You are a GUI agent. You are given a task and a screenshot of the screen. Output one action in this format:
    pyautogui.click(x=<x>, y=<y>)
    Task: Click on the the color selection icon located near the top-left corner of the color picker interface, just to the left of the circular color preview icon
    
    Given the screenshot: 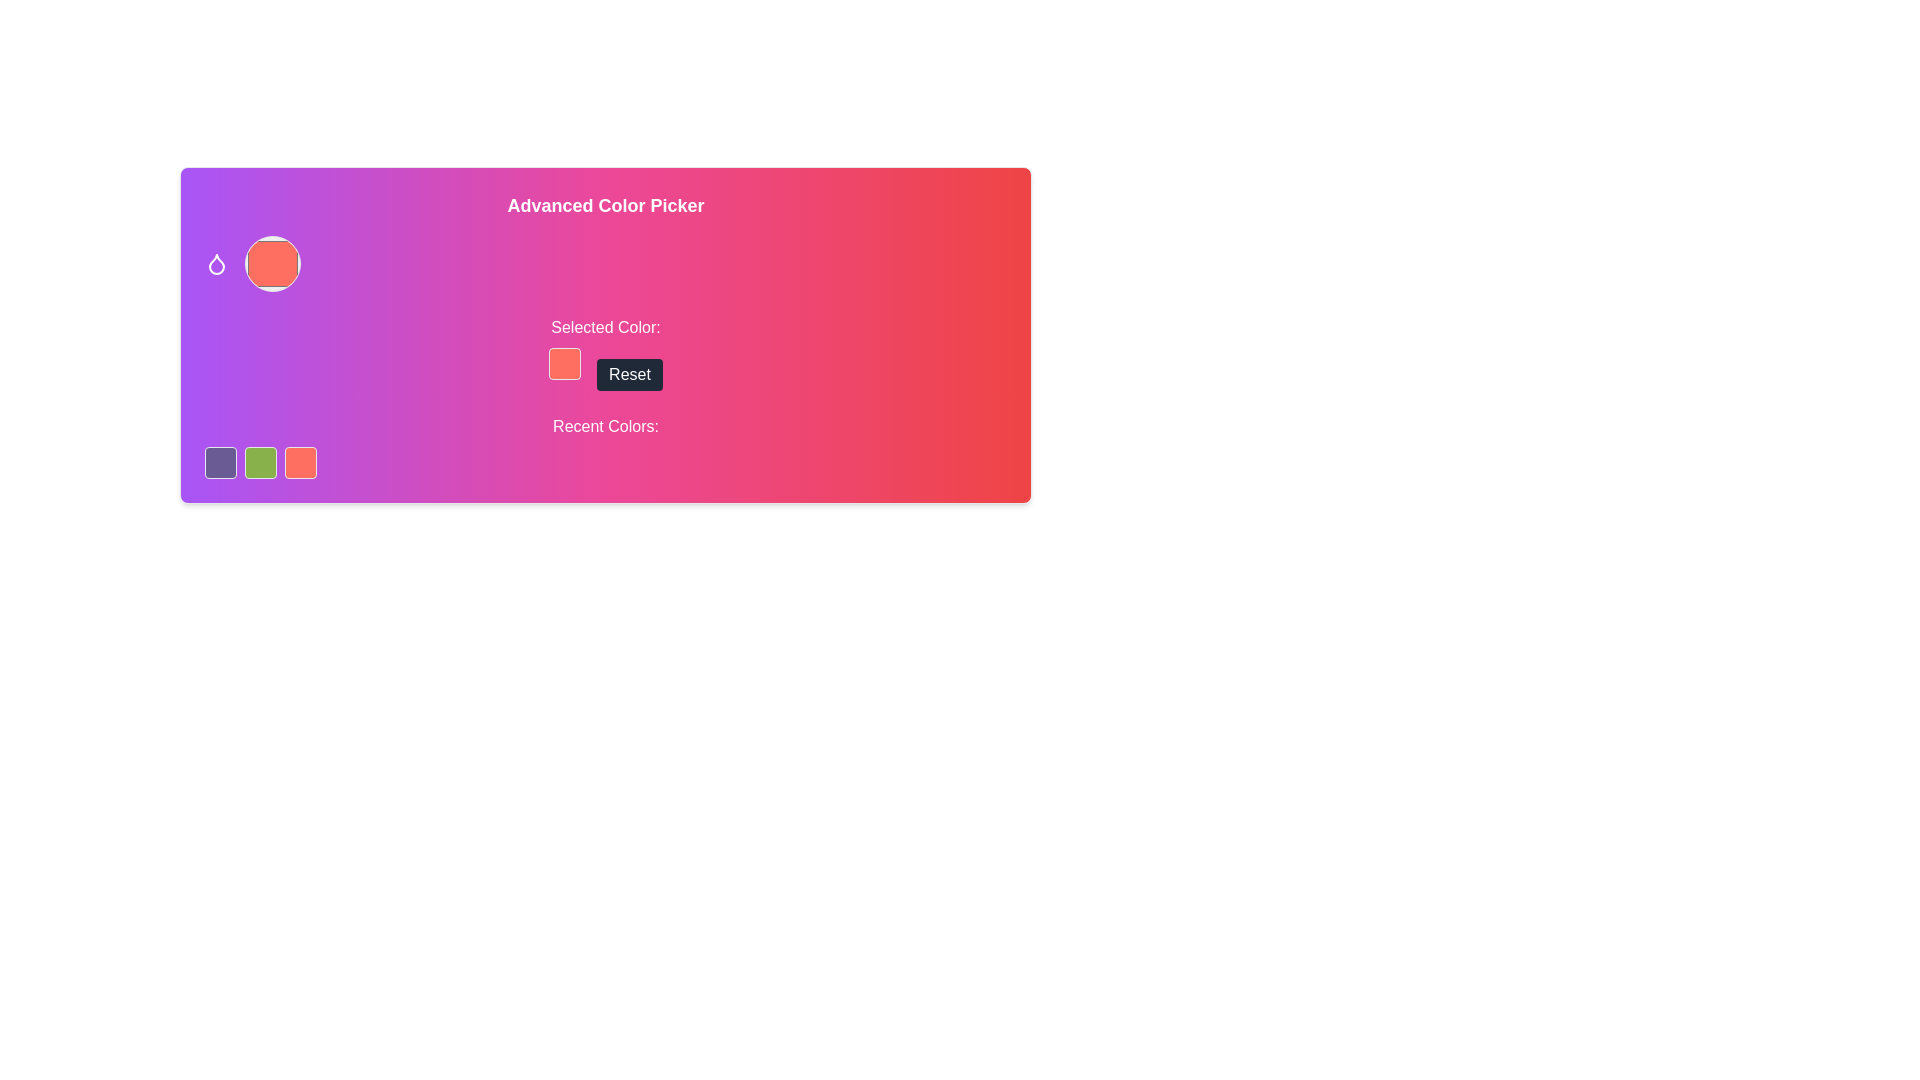 What is the action you would take?
    pyautogui.click(x=216, y=263)
    